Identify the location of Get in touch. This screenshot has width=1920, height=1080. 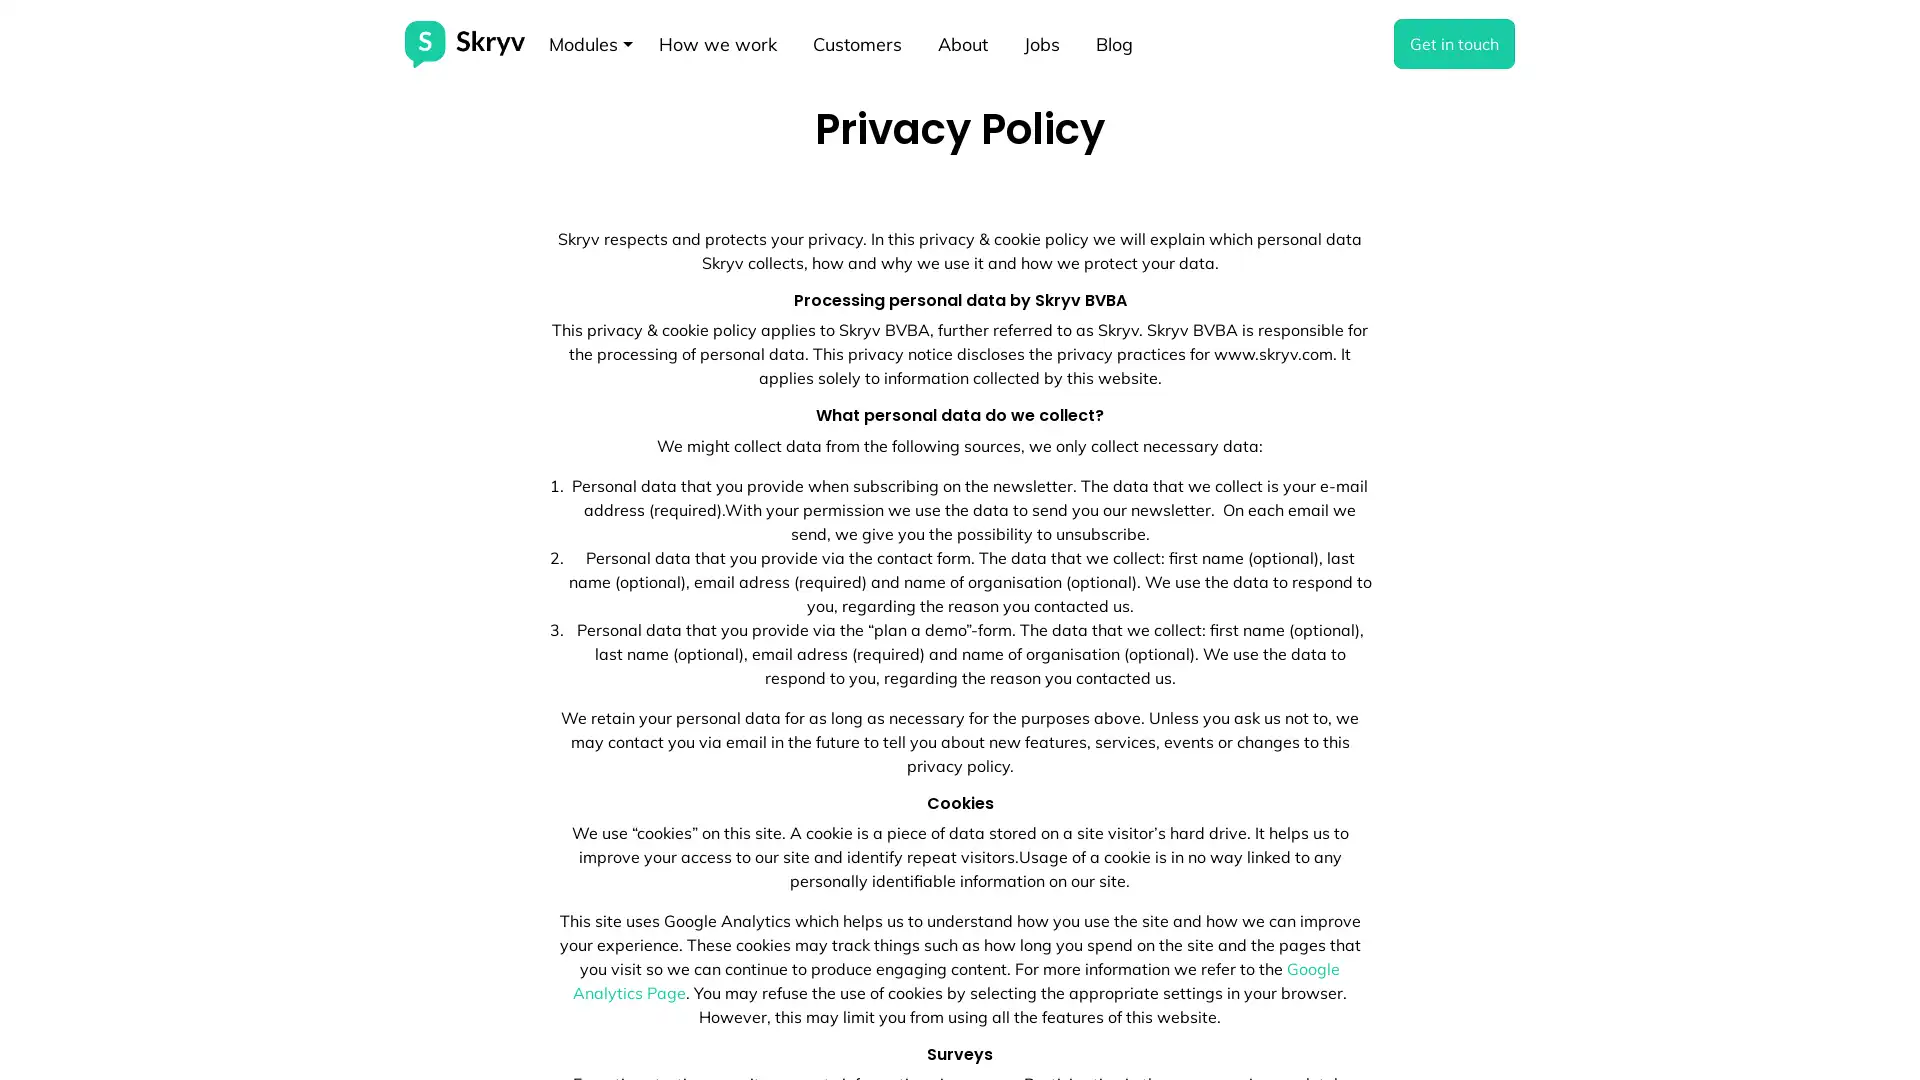
(1454, 43).